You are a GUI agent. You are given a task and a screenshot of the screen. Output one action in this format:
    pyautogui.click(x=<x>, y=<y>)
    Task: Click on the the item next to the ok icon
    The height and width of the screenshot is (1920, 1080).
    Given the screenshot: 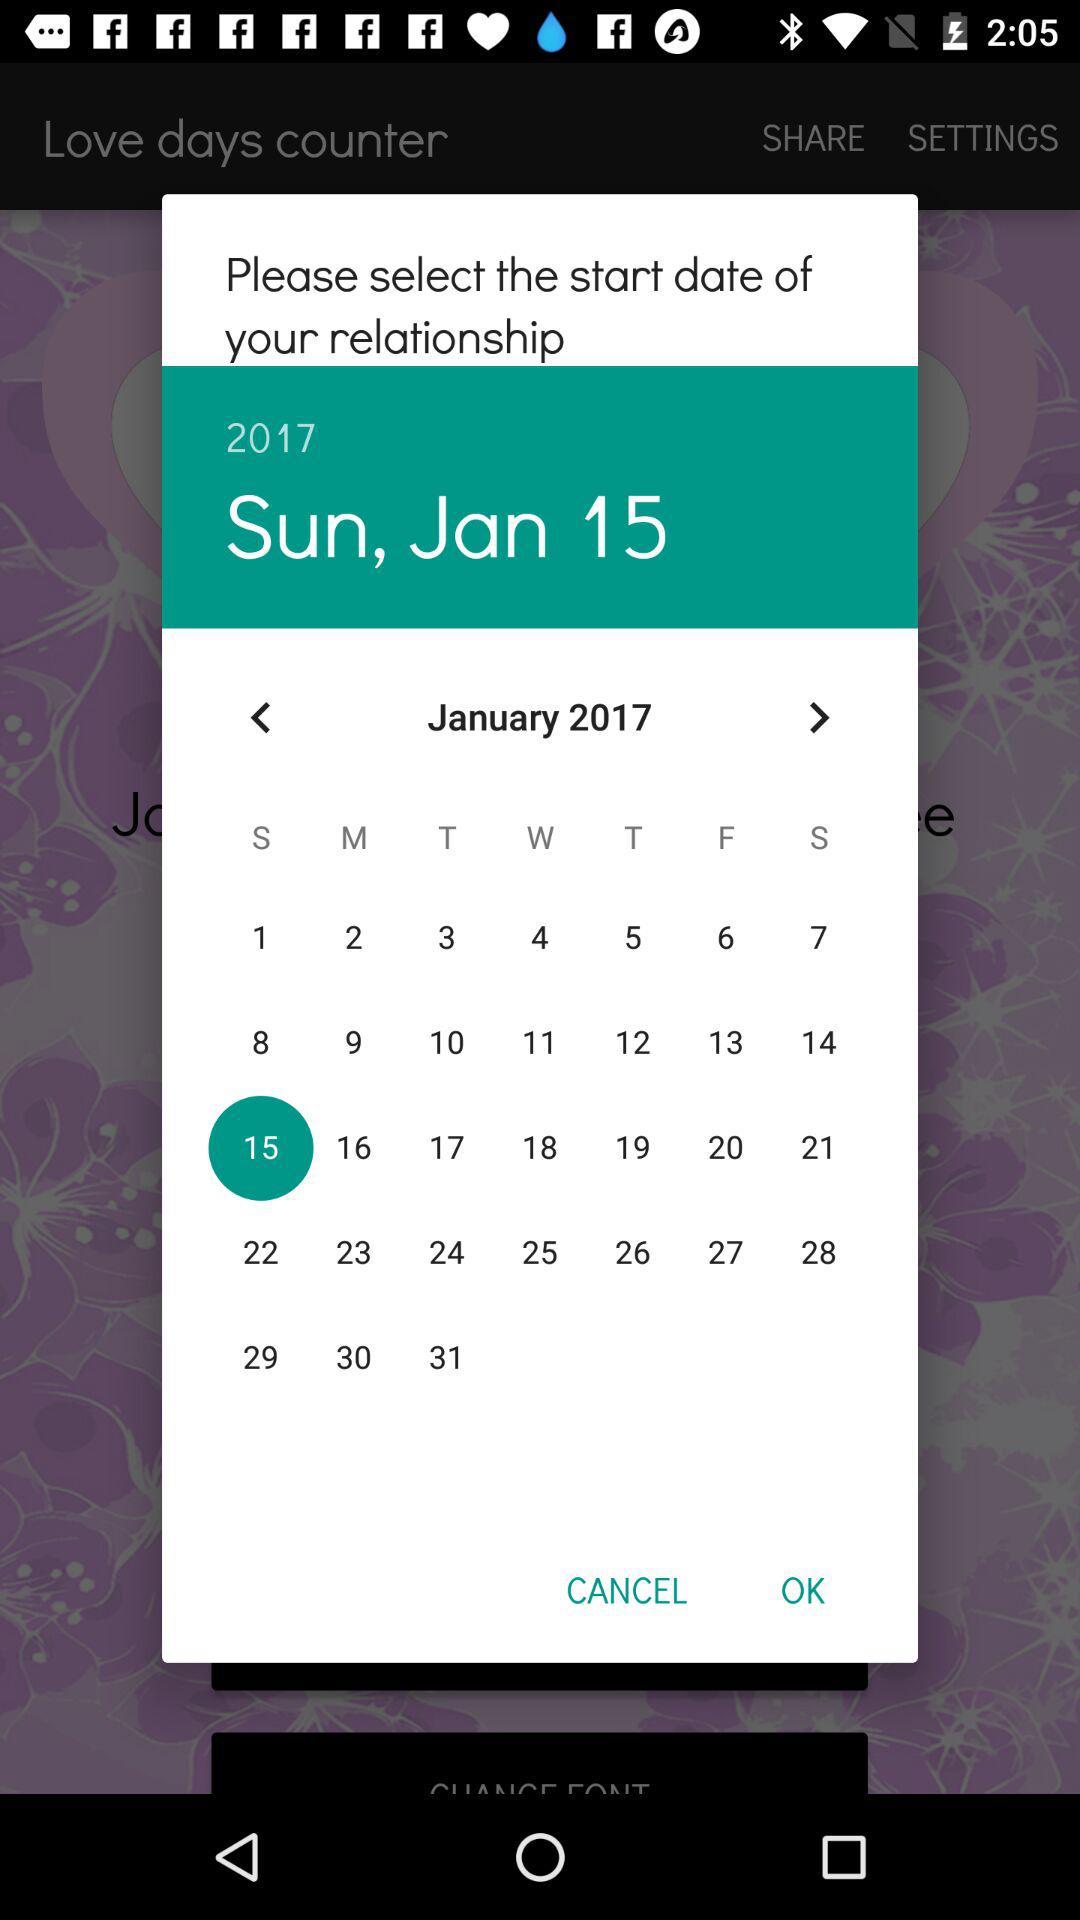 What is the action you would take?
    pyautogui.click(x=625, y=1588)
    